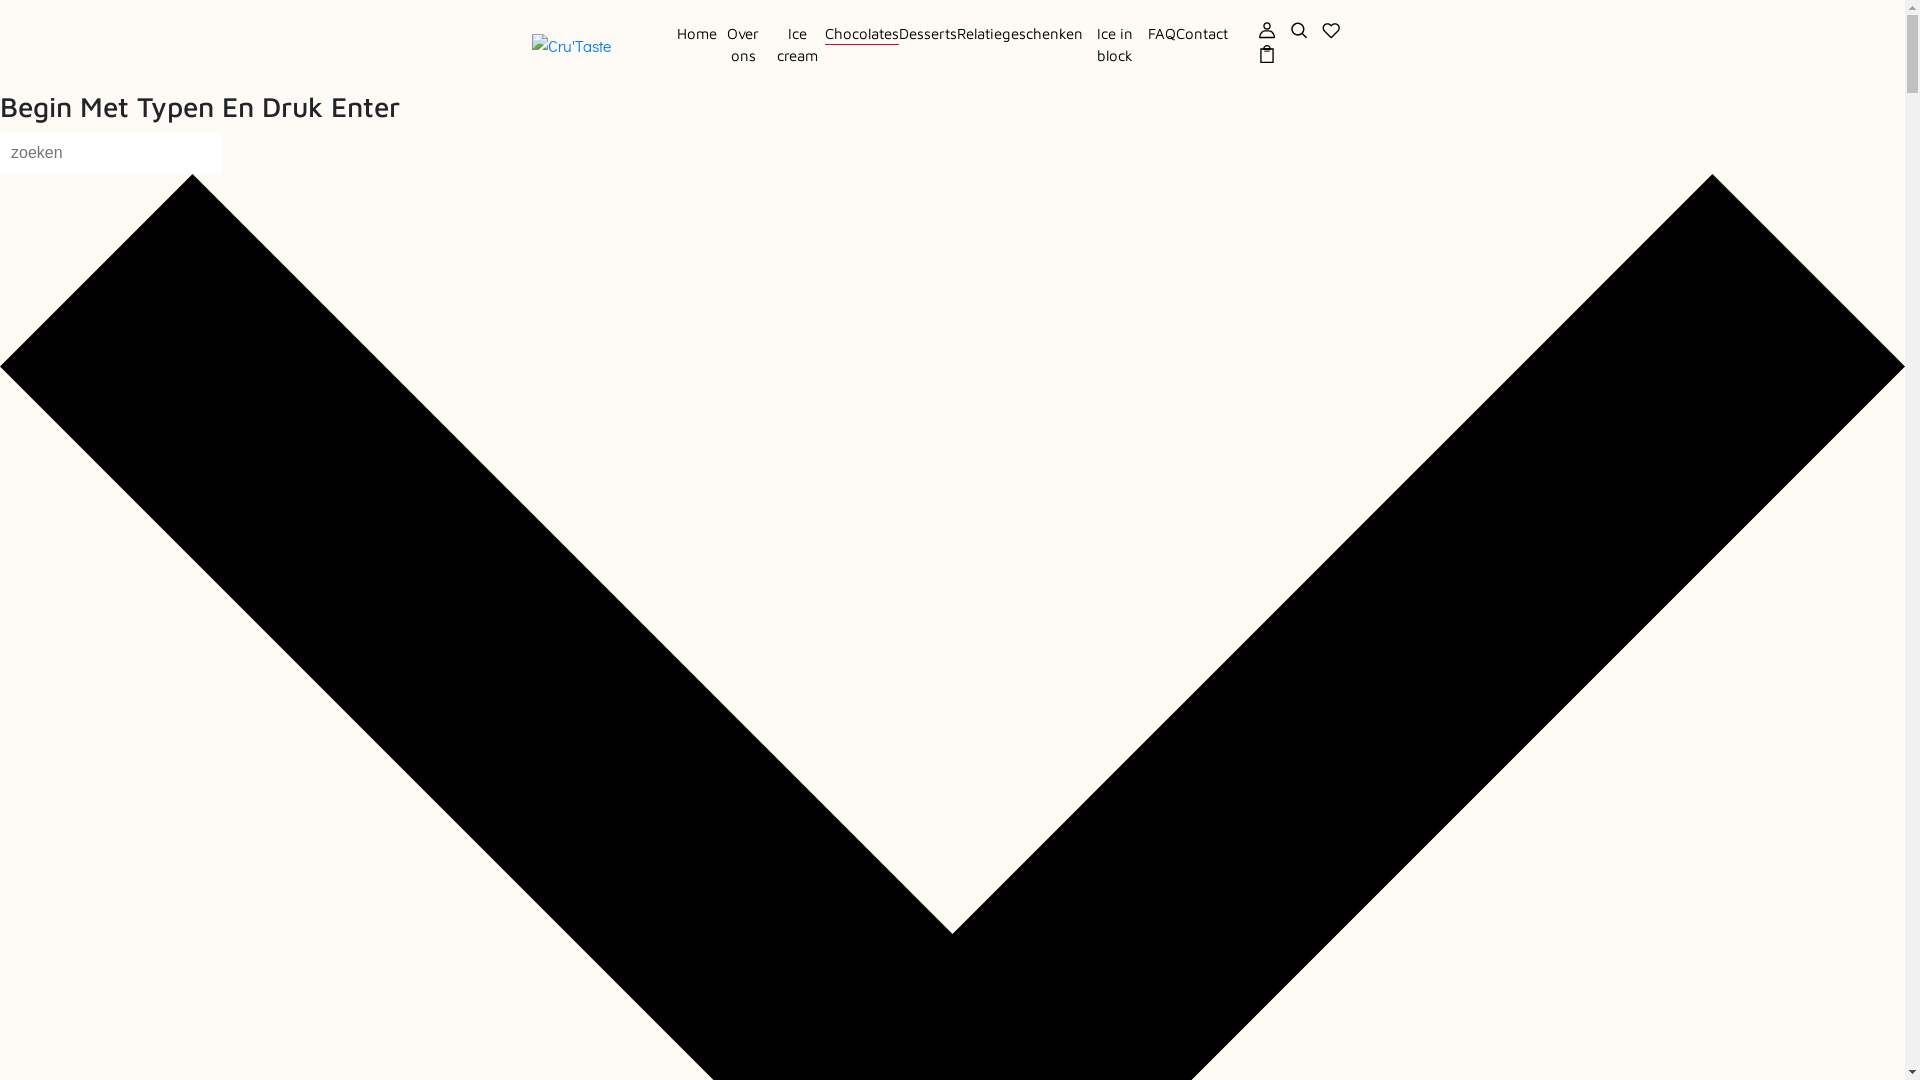 The image size is (1920, 1080). What do you see at coordinates (1161, 33) in the screenshot?
I see `'FAQ'` at bounding box center [1161, 33].